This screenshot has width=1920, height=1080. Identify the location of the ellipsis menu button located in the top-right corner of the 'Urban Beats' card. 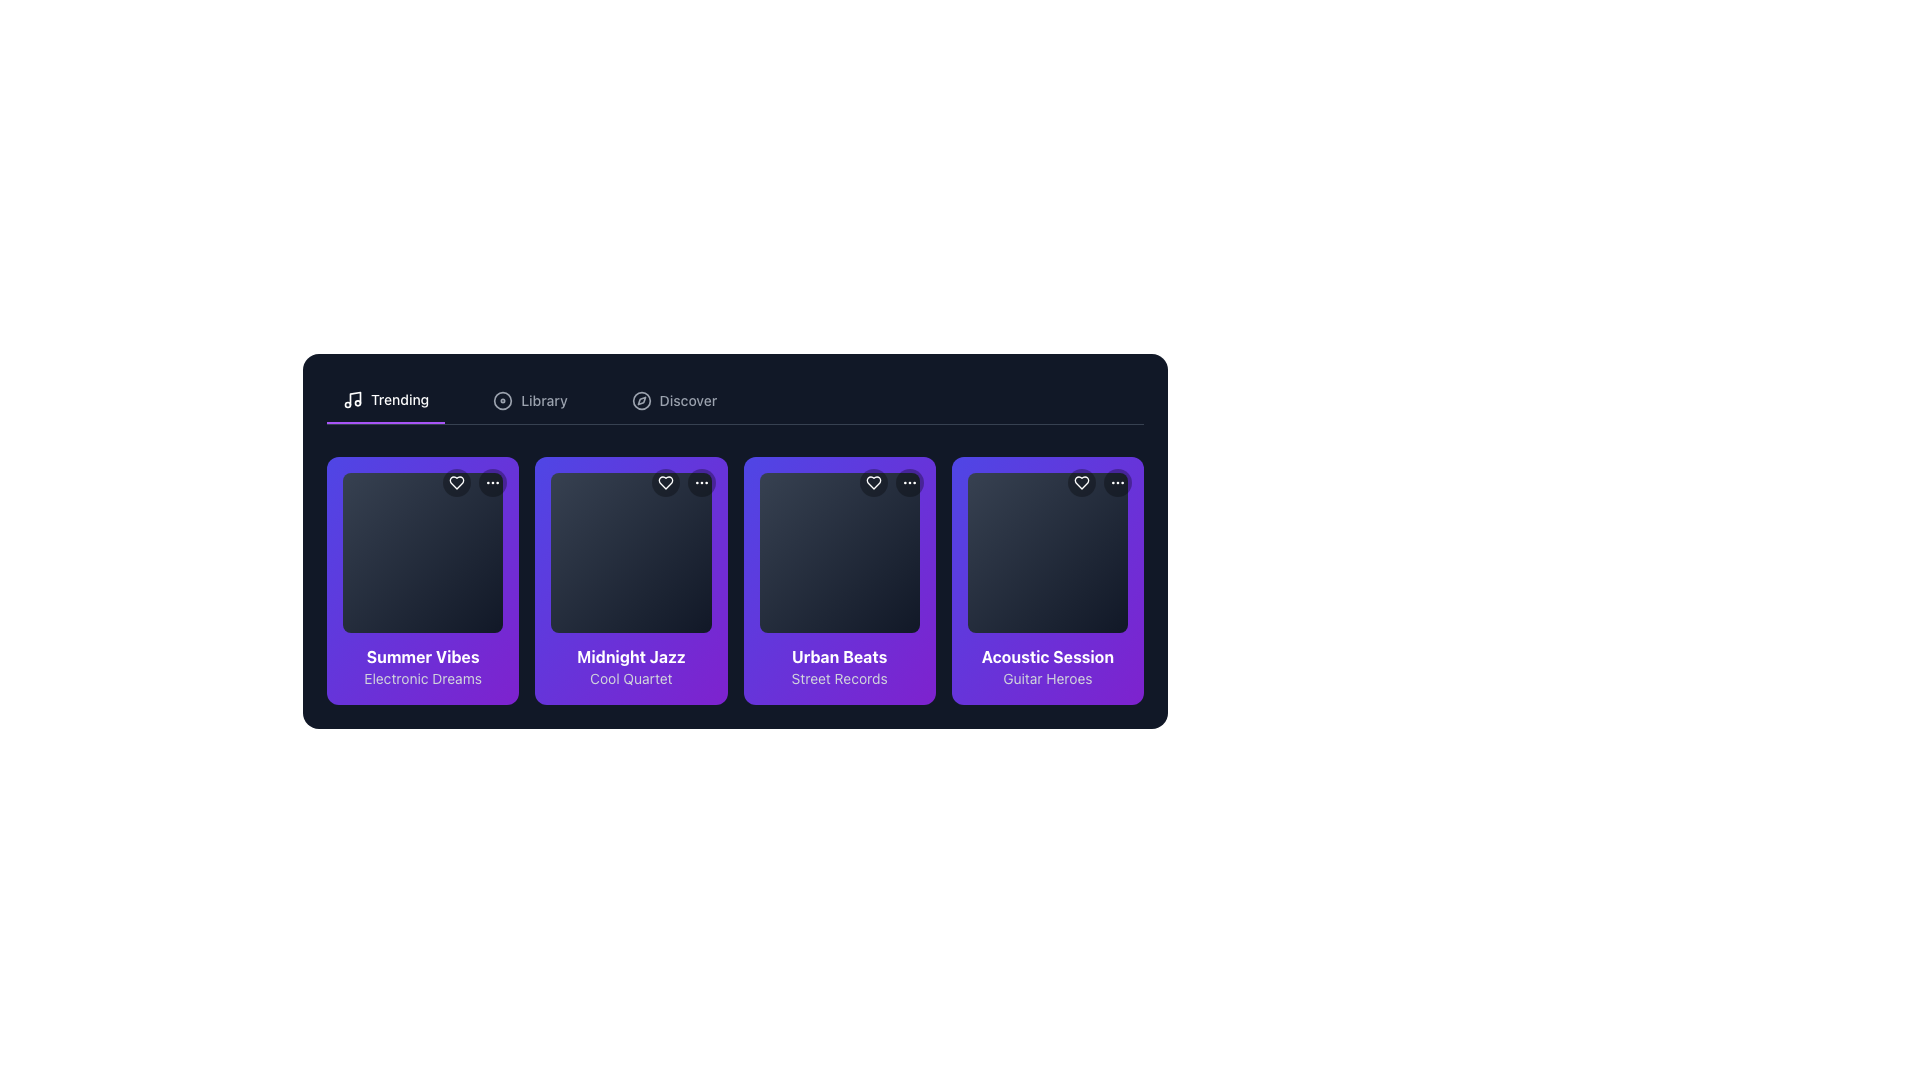
(908, 482).